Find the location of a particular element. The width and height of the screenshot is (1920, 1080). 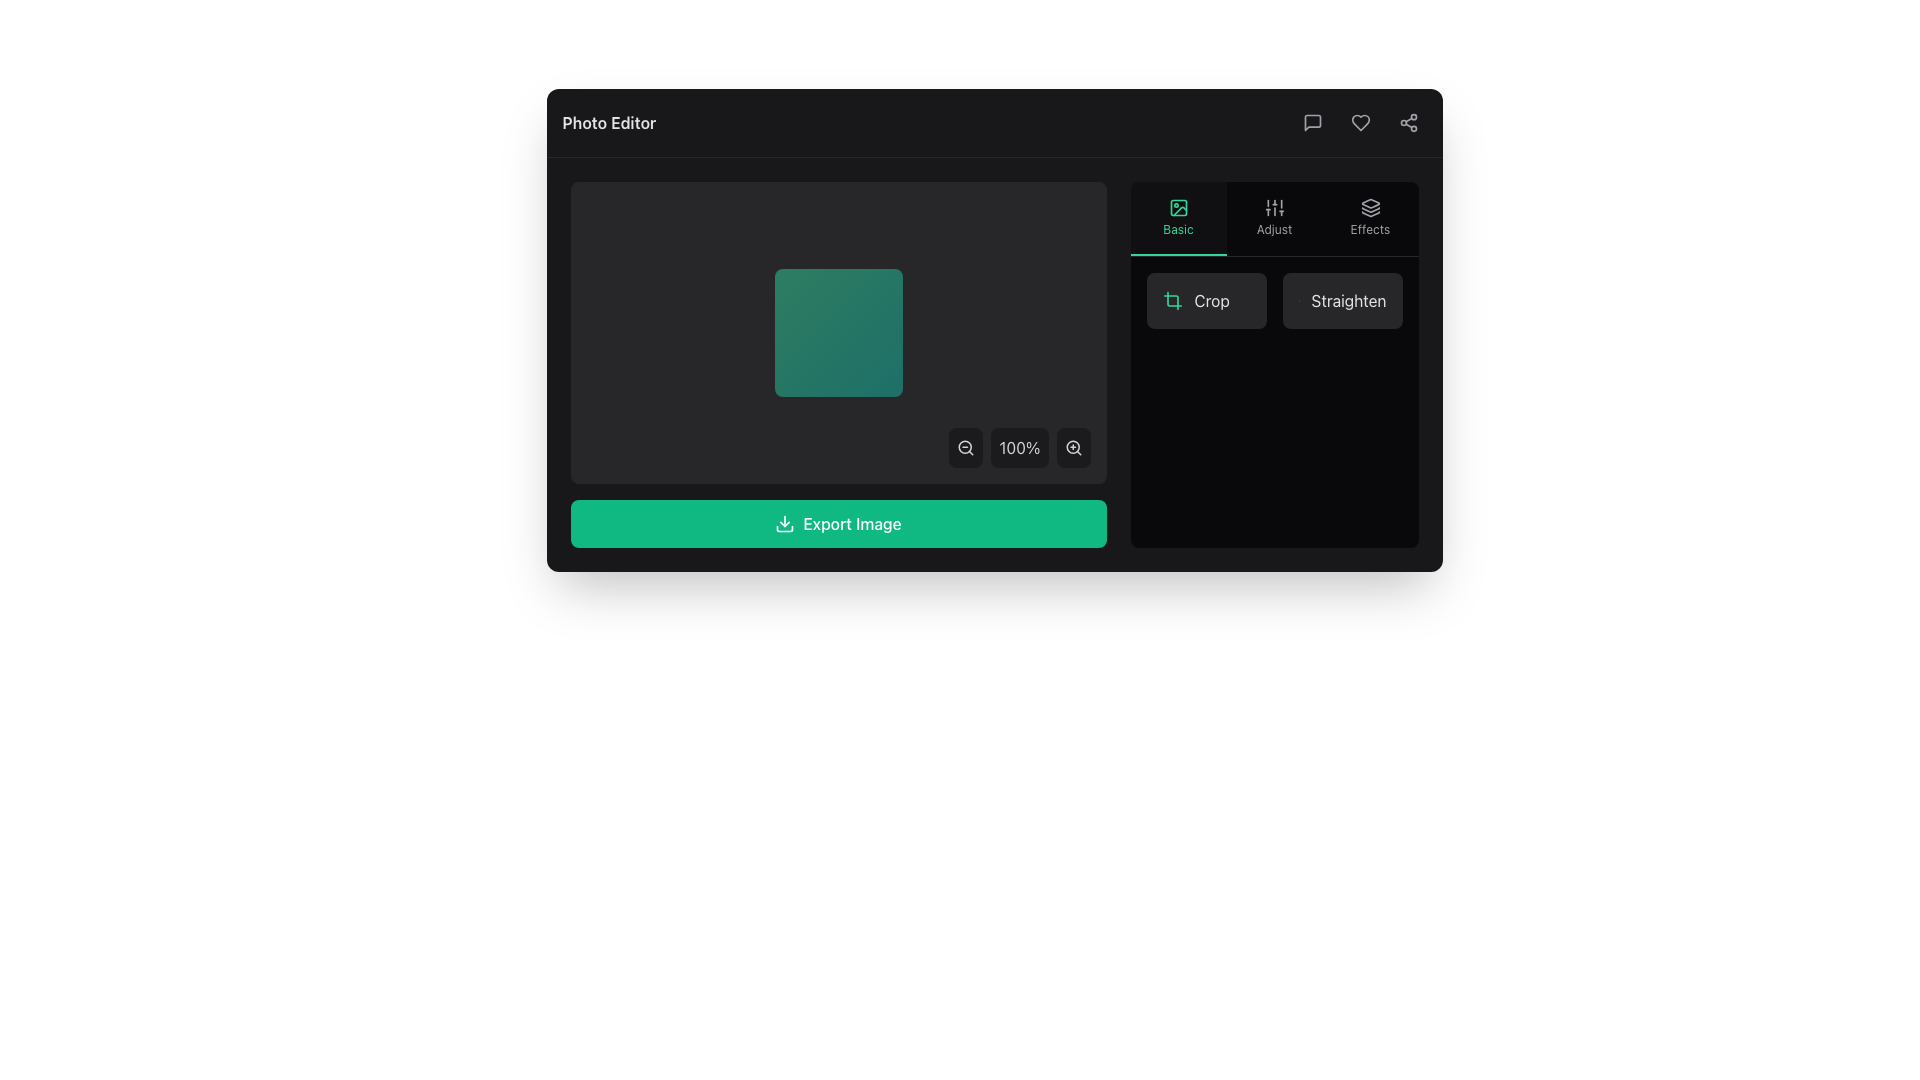

the informational label displaying '100%' in white, located at the bottom-right corner of its section between zoom buttons is located at coordinates (1019, 446).